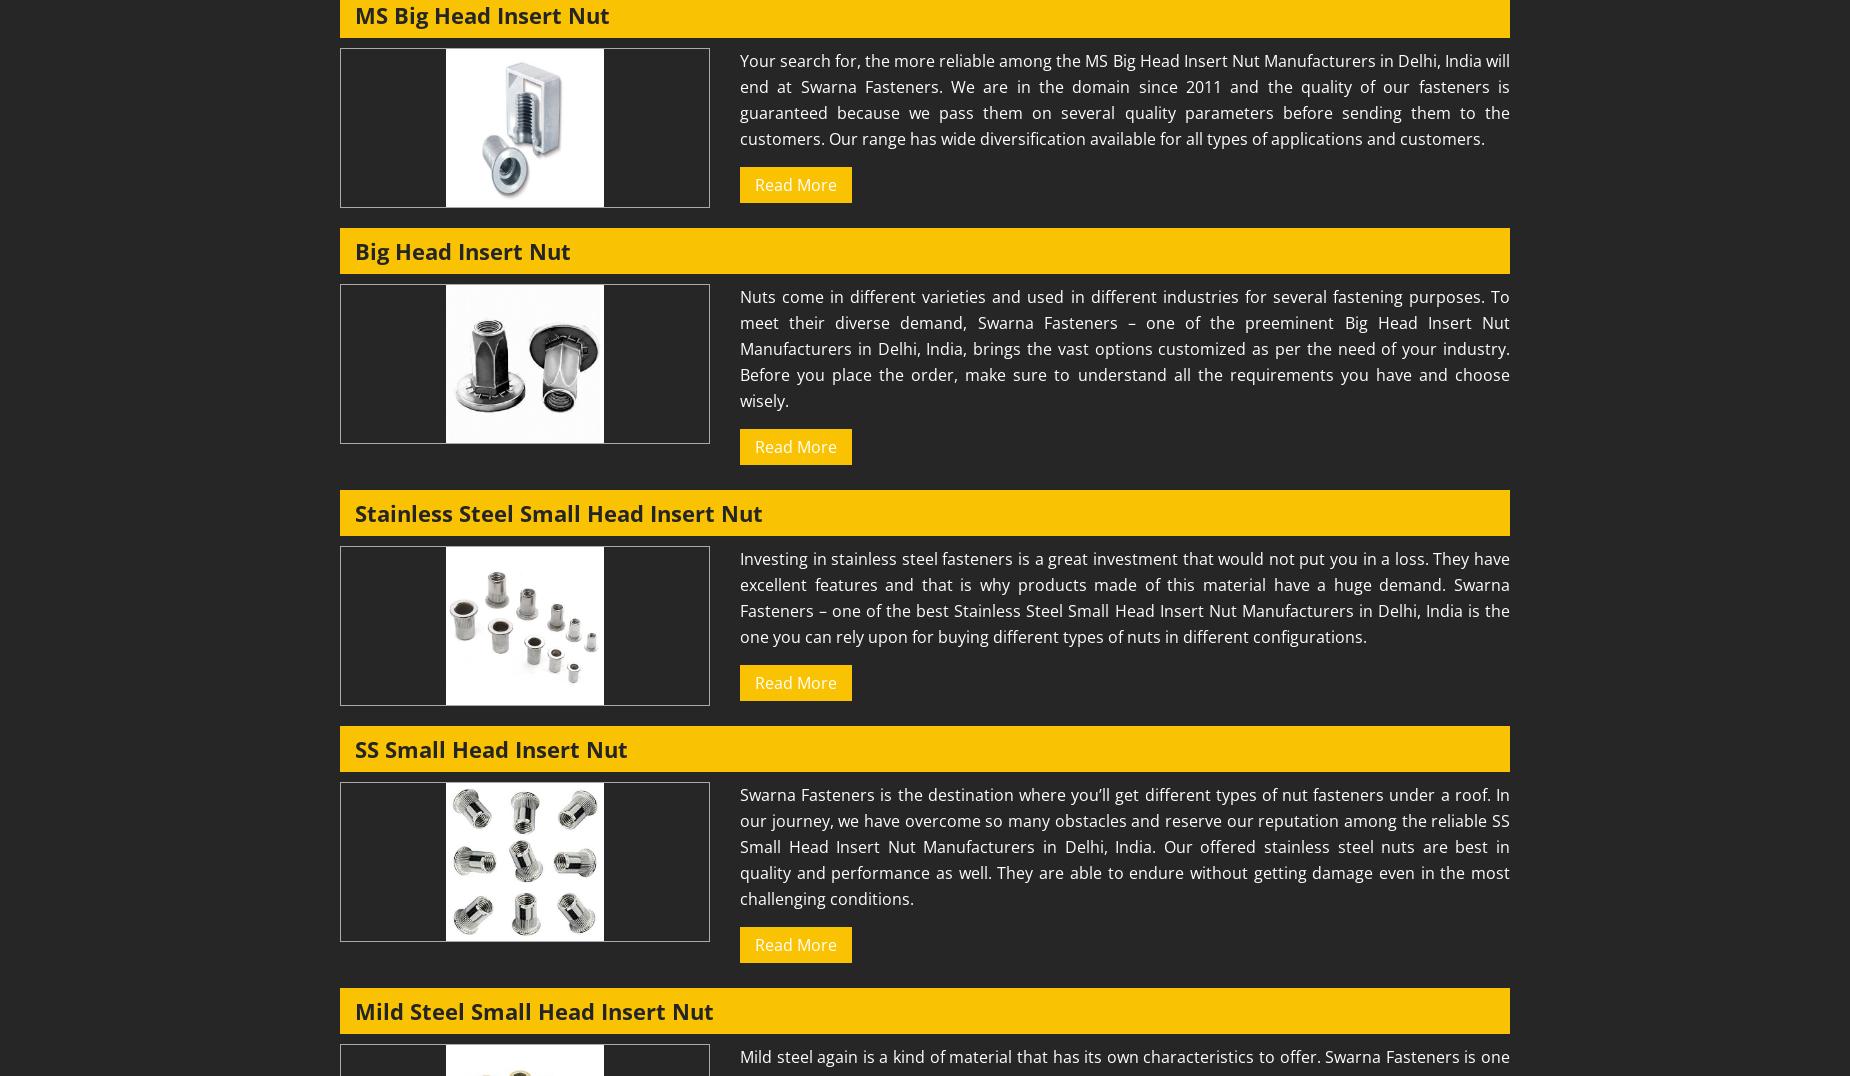  What do you see at coordinates (1123, 598) in the screenshot?
I see `'Investing in stainless steel fasteners is a great investment that would not put you in a loss. They have excellent features and that is why products made of this material have a huge demand. Swarna Fasteners – one of the best Stainless Steel Small Head Insert Nut Manufacturers in Delhi, India is the one you can rely upon for buying different types of nuts in different configurations.'` at bounding box center [1123, 598].